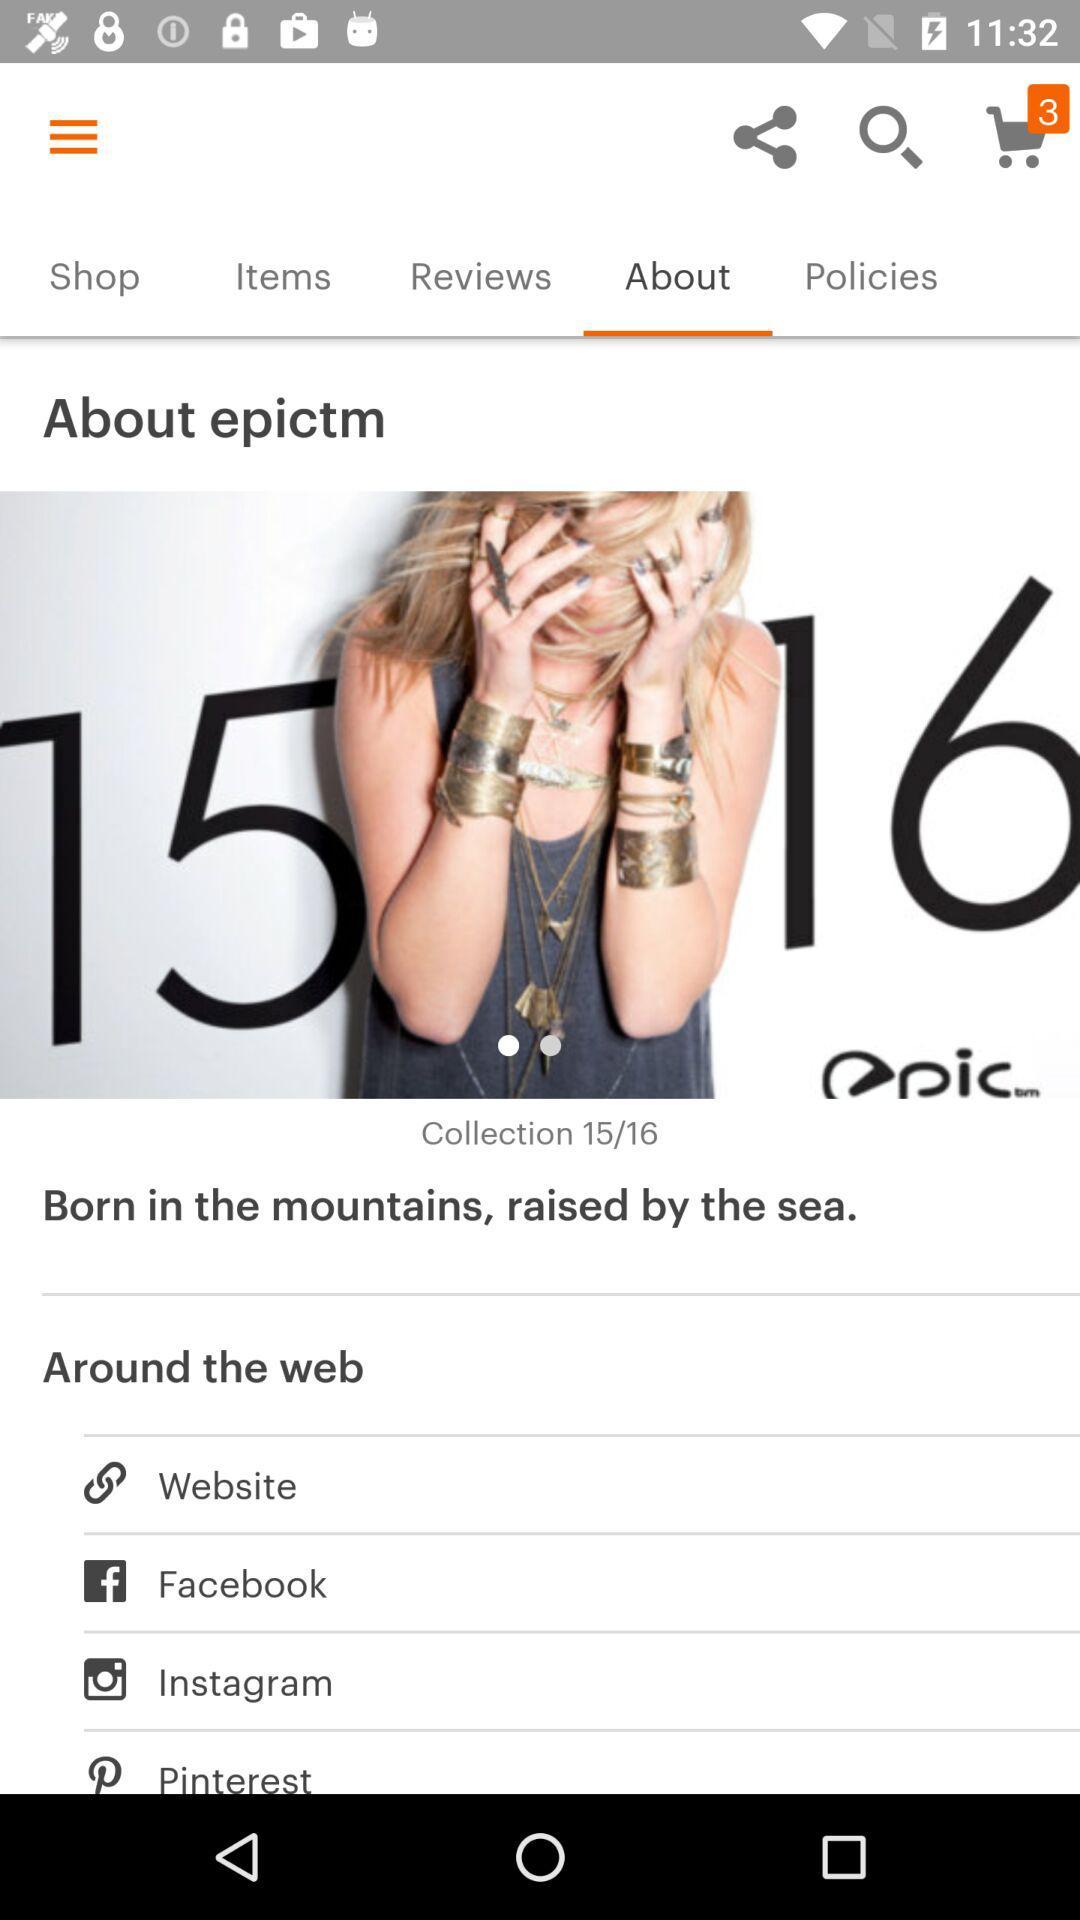 The height and width of the screenshot is (1920, 1080). I want to click on the item above the about, so click(764, 135).